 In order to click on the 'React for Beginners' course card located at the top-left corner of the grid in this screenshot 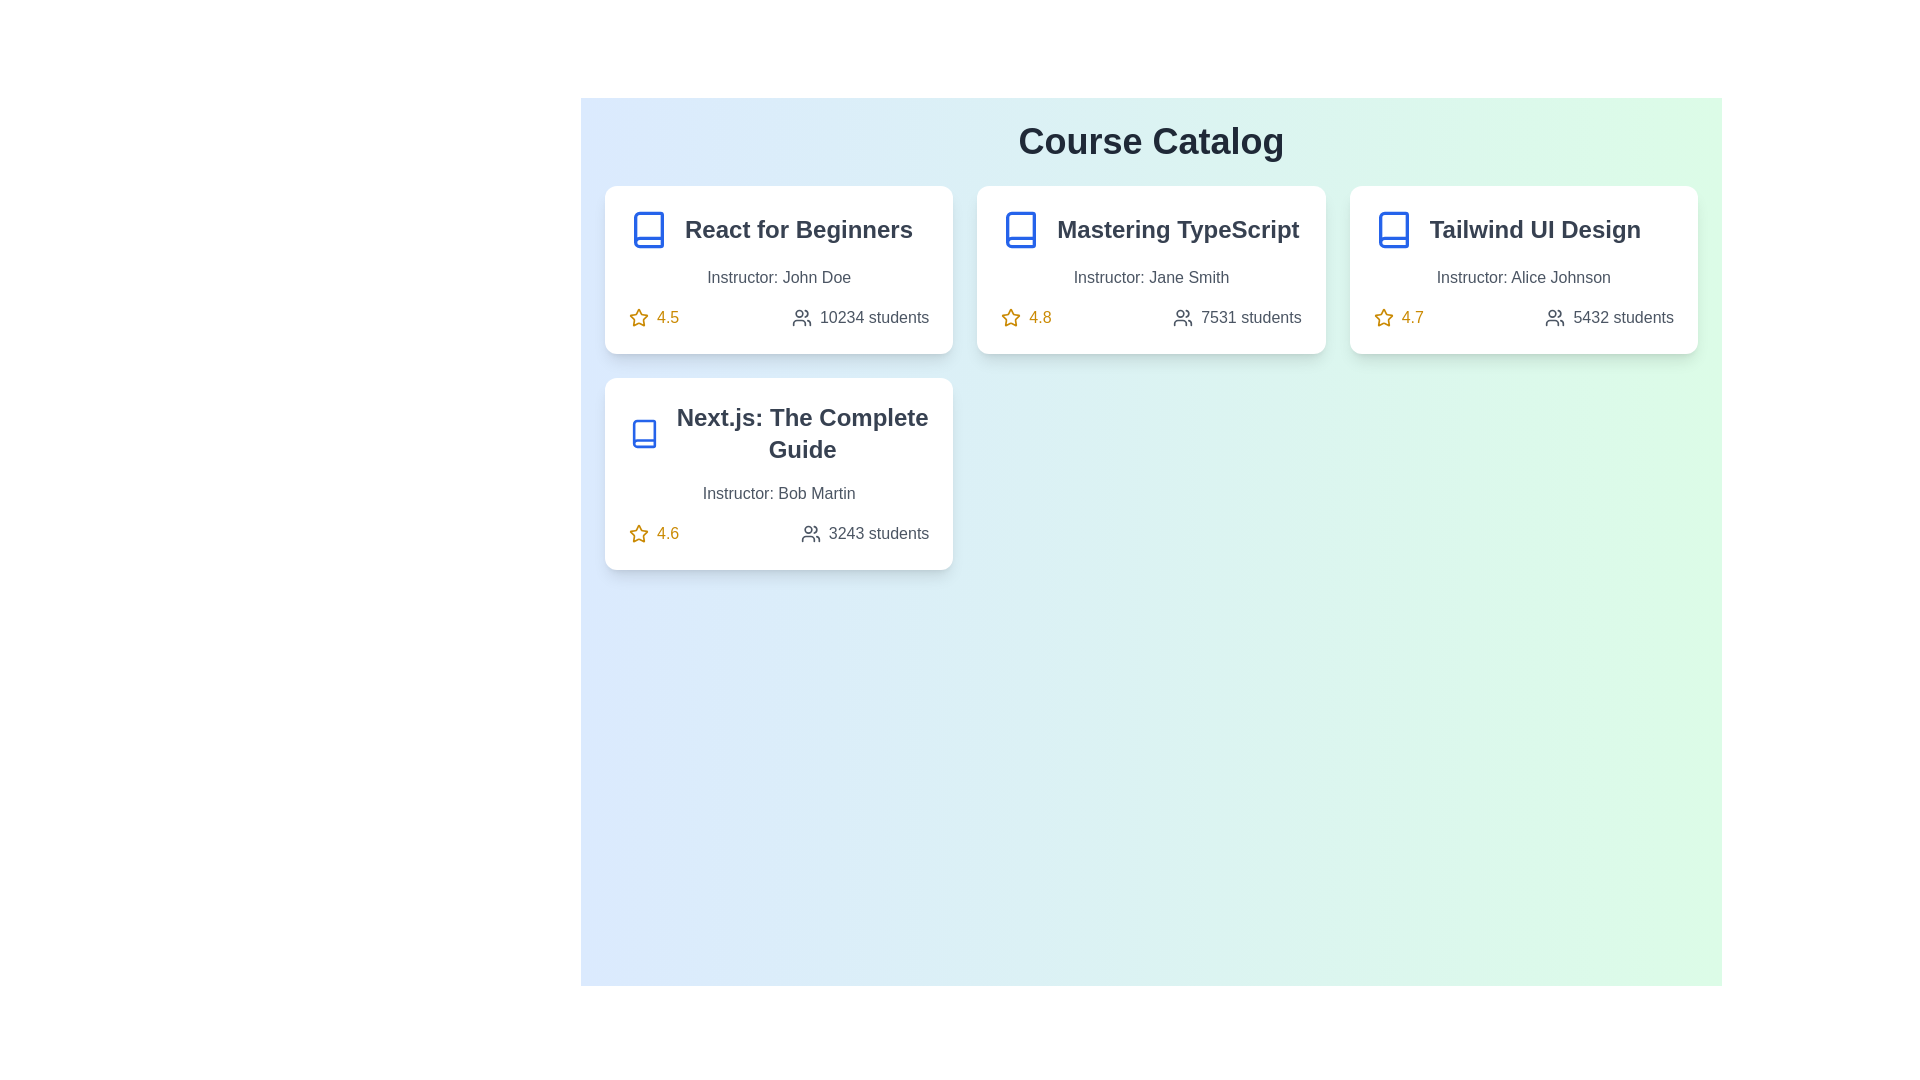, I will do `click(778, 270)`.